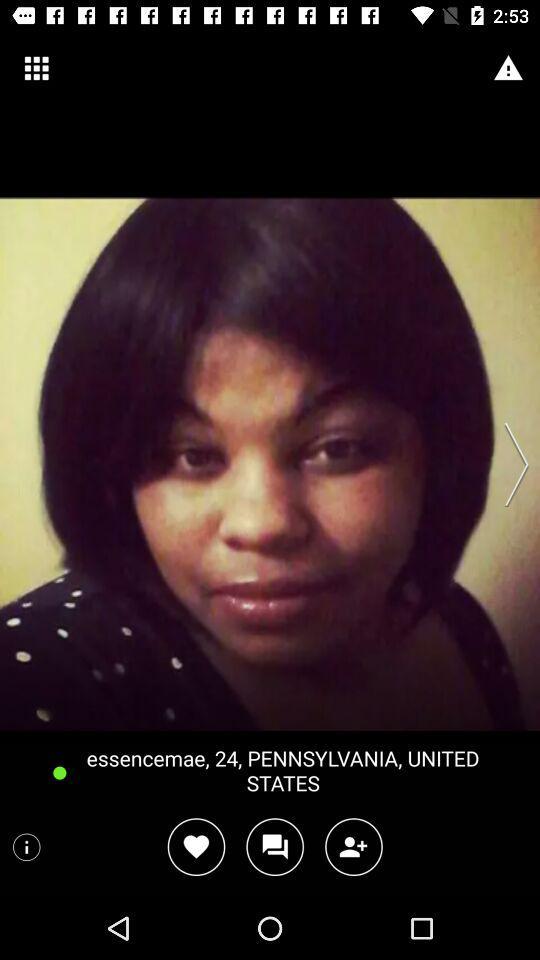  What do you see at coordinates (196, 846) in the screenshot?
I see `the item below essencemae 24 pennsylvania item` at bounding box center [196, 846].